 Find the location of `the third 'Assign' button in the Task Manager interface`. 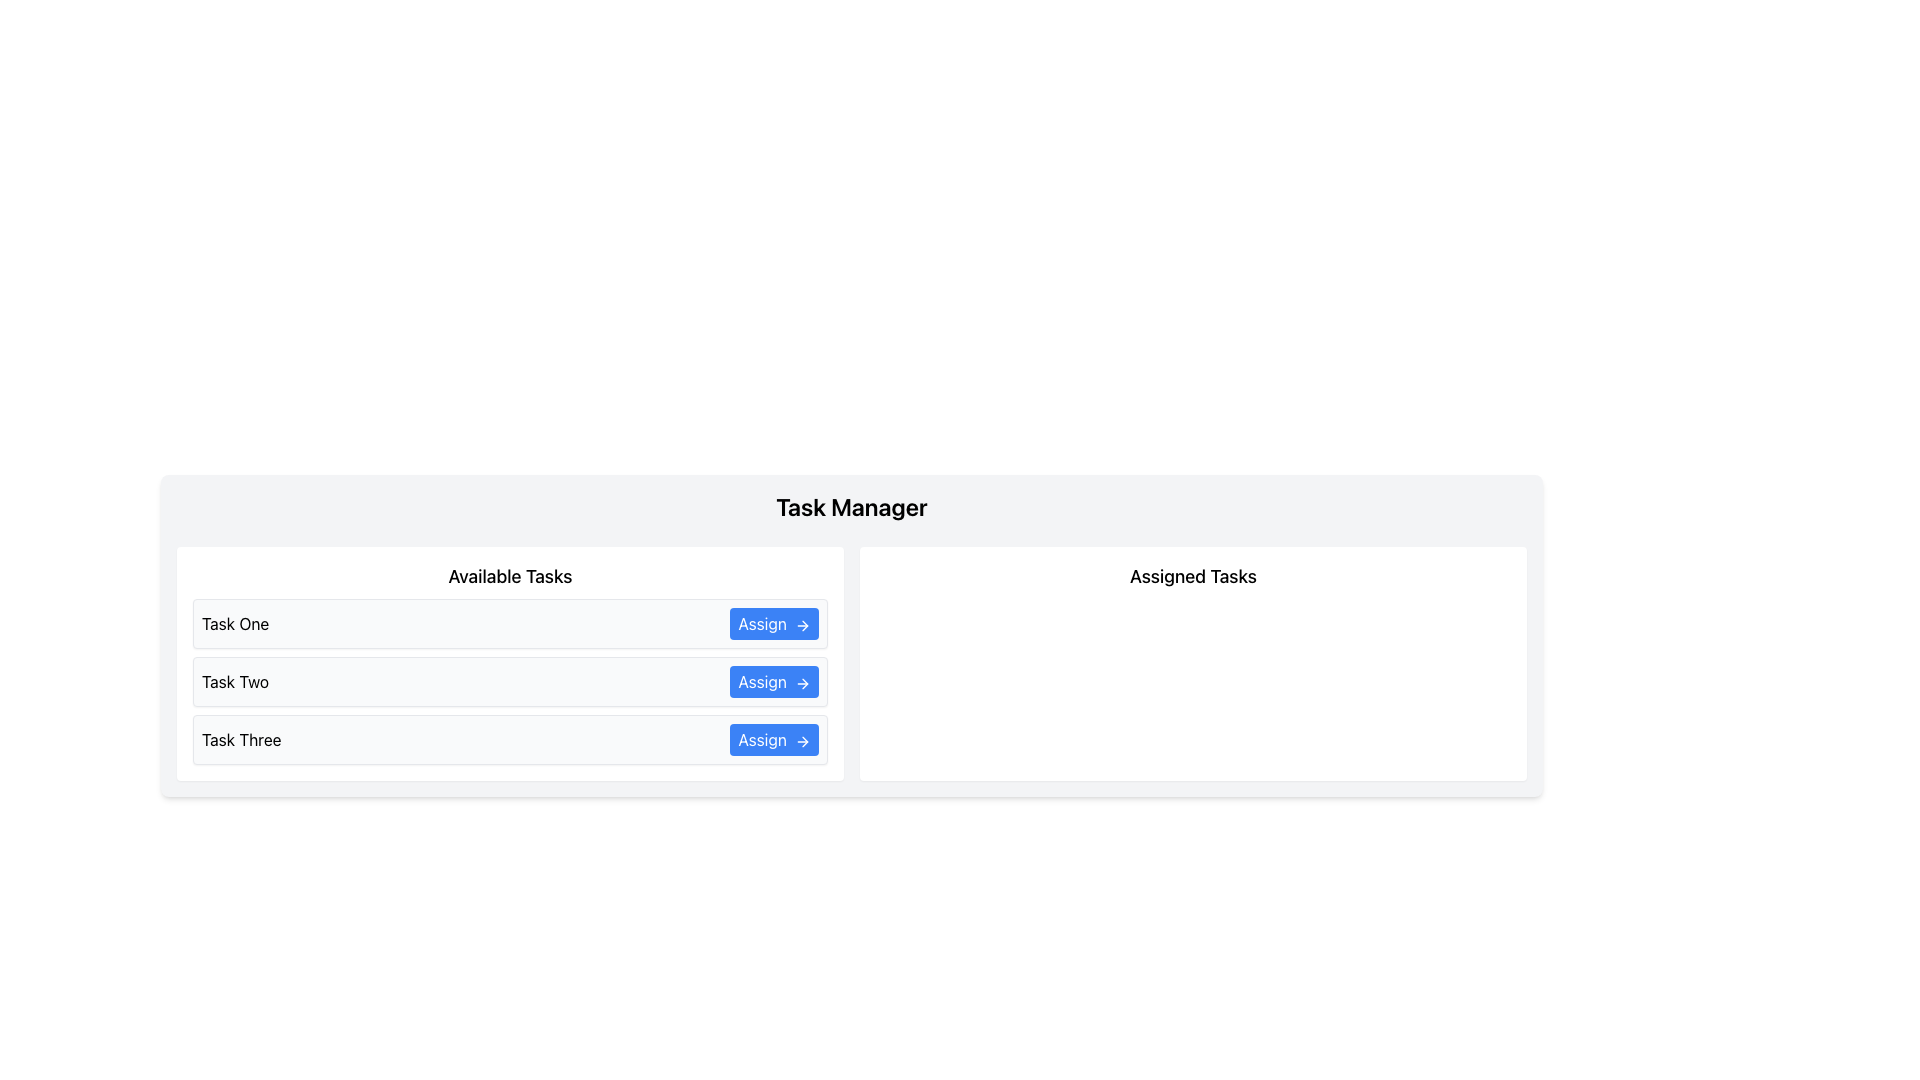

the third 'Assign' button in the Task Manager interface is located at coordinates (773, 740).